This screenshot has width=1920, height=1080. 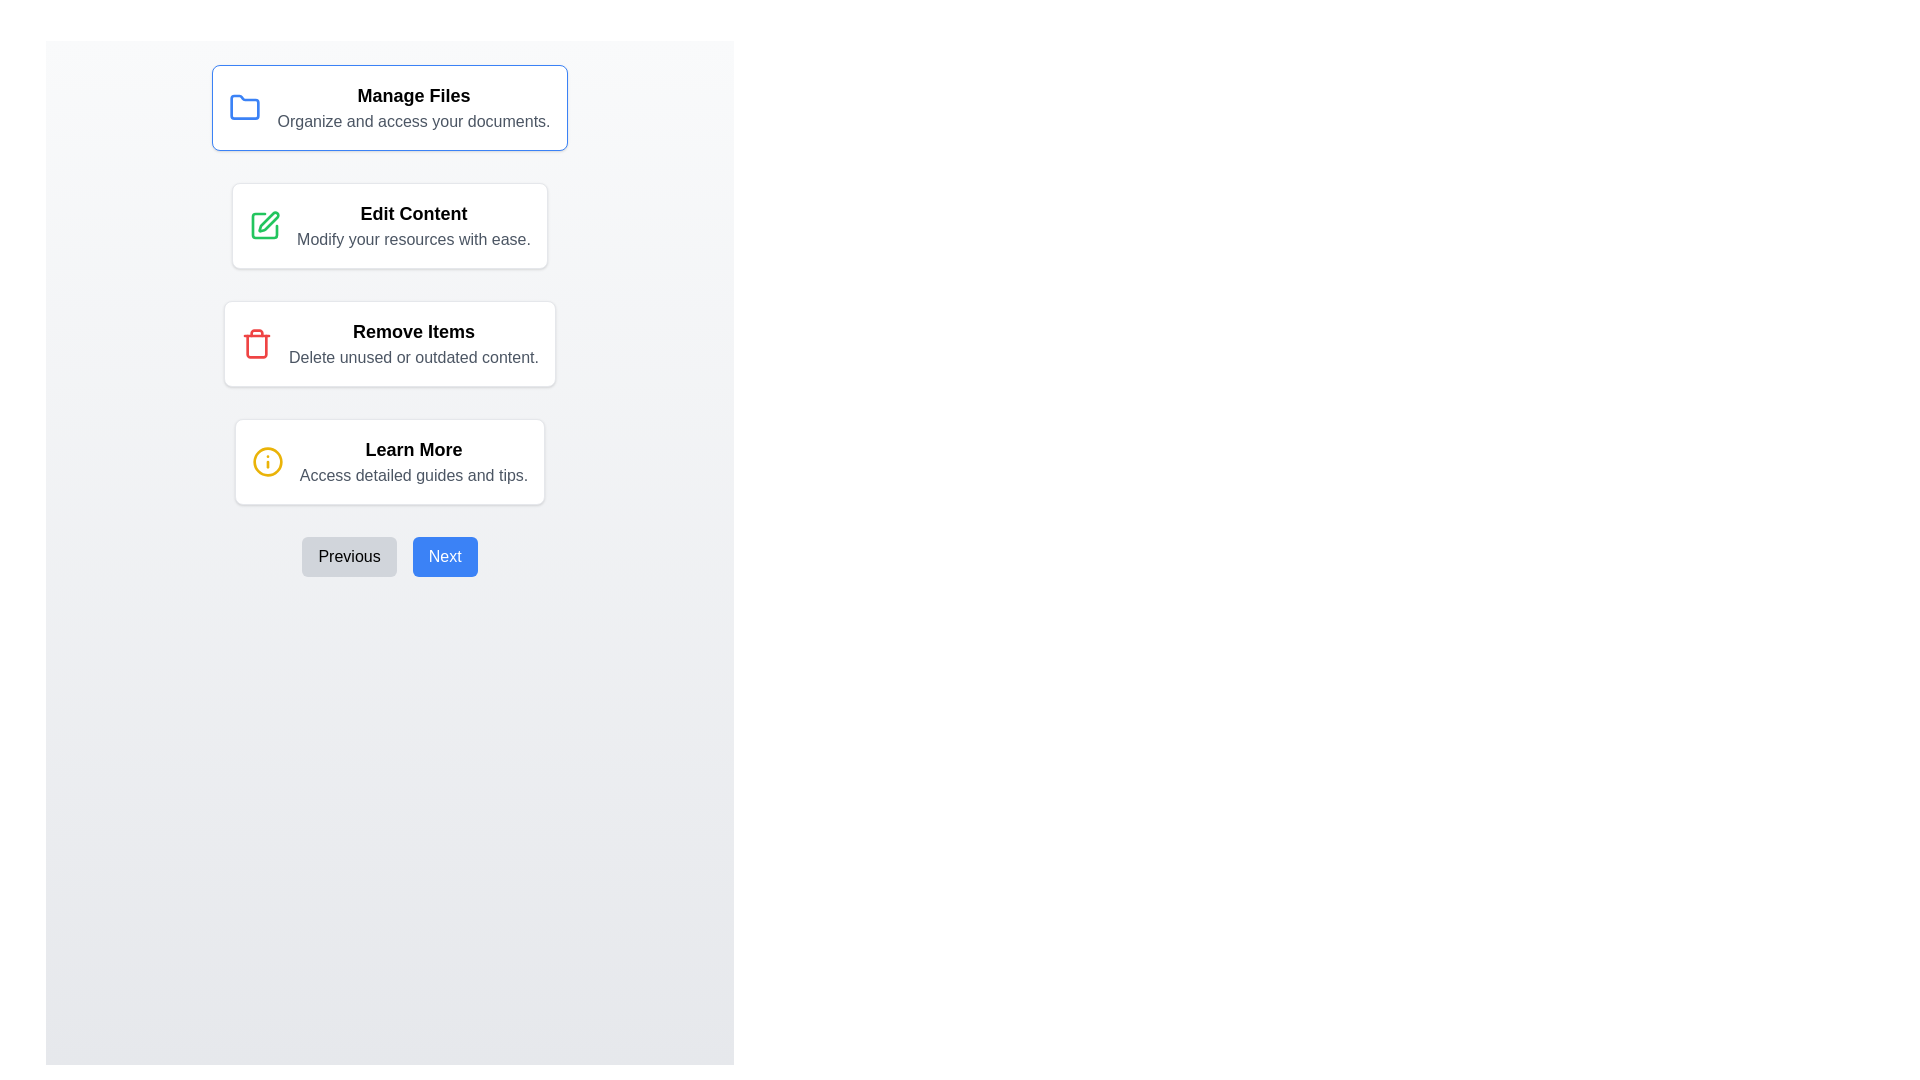 What do you see at coordinates (264, 225) in the screenshot?
I see `the green-outline pen icon located in the 'Edit Content' section` at bounding box center [264, 225].